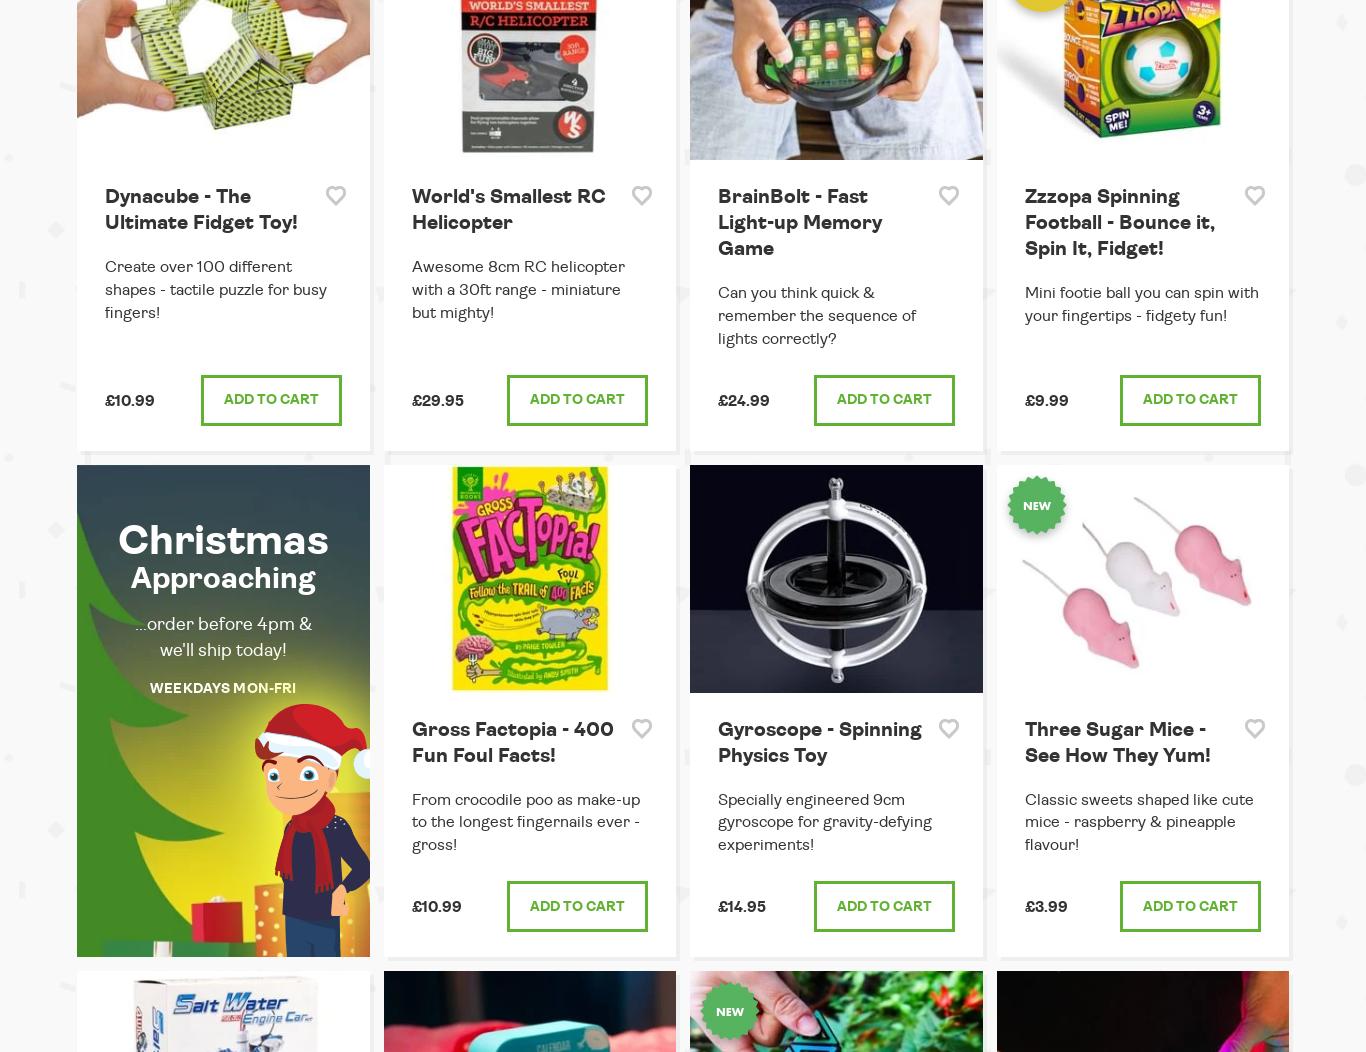 The width and height of the screenshot is (1366, 1052). What do you see at coordinates (799, 222) in the screenshot?
I see `'BrainBolt - Fast Light-up Memory Game'` at bounding box center [799, 222].